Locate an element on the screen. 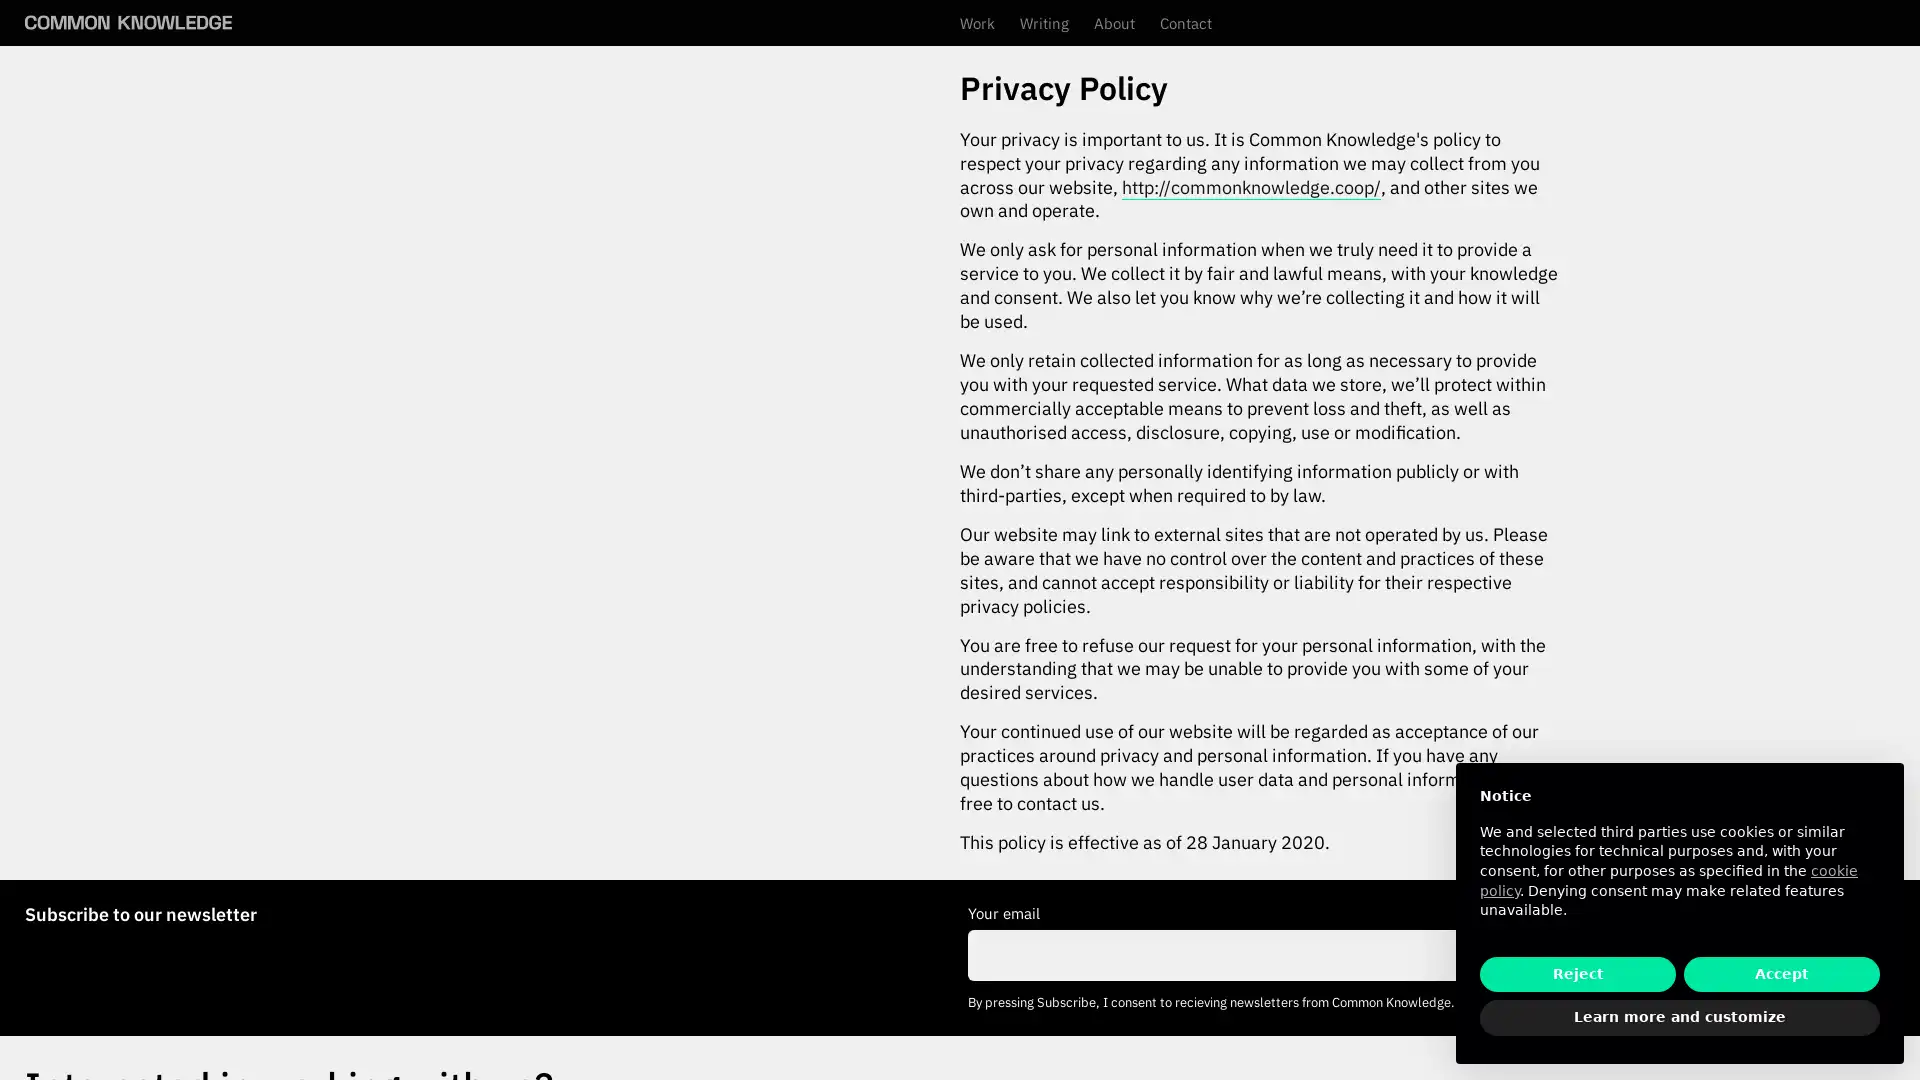 Image resolution: width=1920 pixels, height=1080 pixels. Learn more and customize is located at coordinates (1680, 1018).